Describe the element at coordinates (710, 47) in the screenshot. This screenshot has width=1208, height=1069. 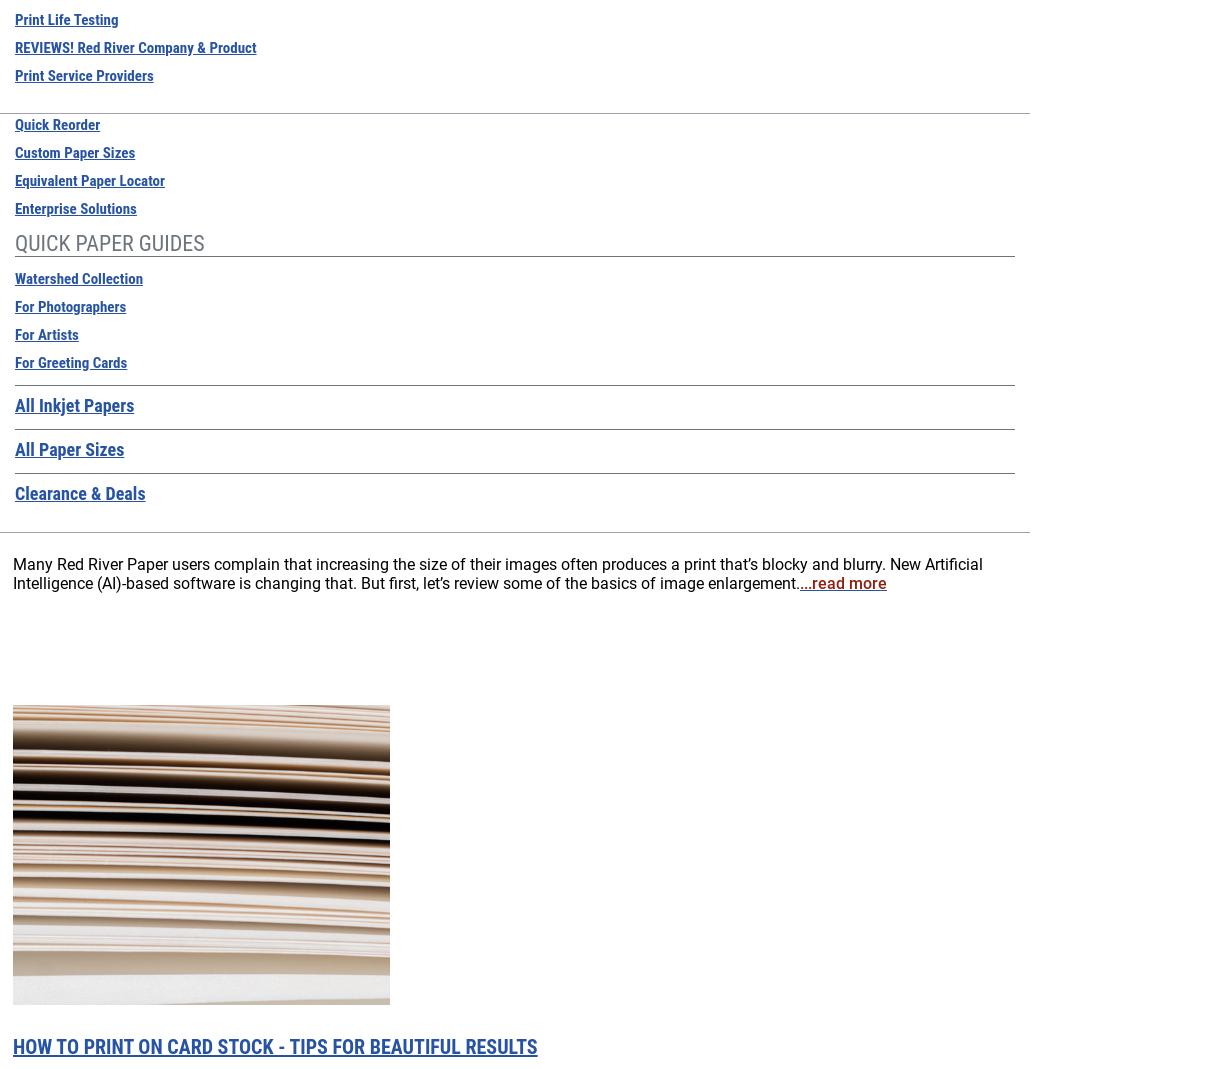
I see `'Handy Hardware'` at that location.